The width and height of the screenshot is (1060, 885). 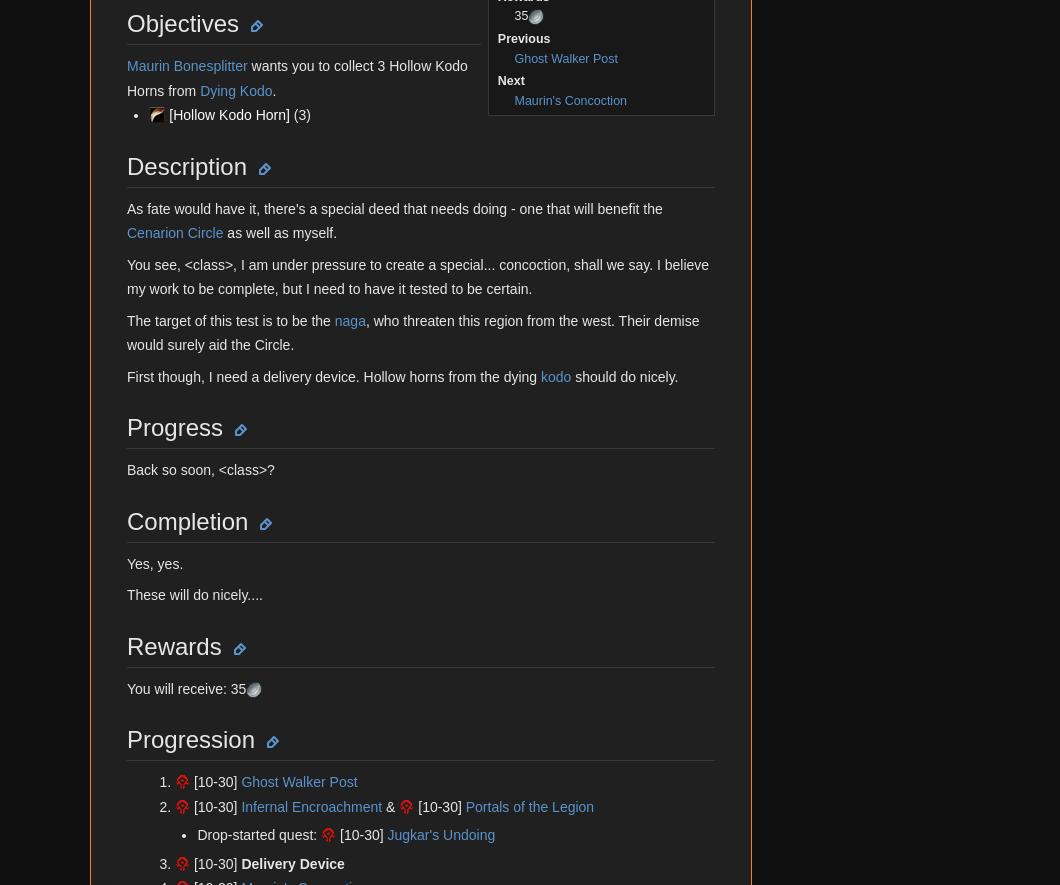 What do you see at coordinates (110, 113) in the screenshot?
I see `'Fandom'` at bounding box center [110, 113].